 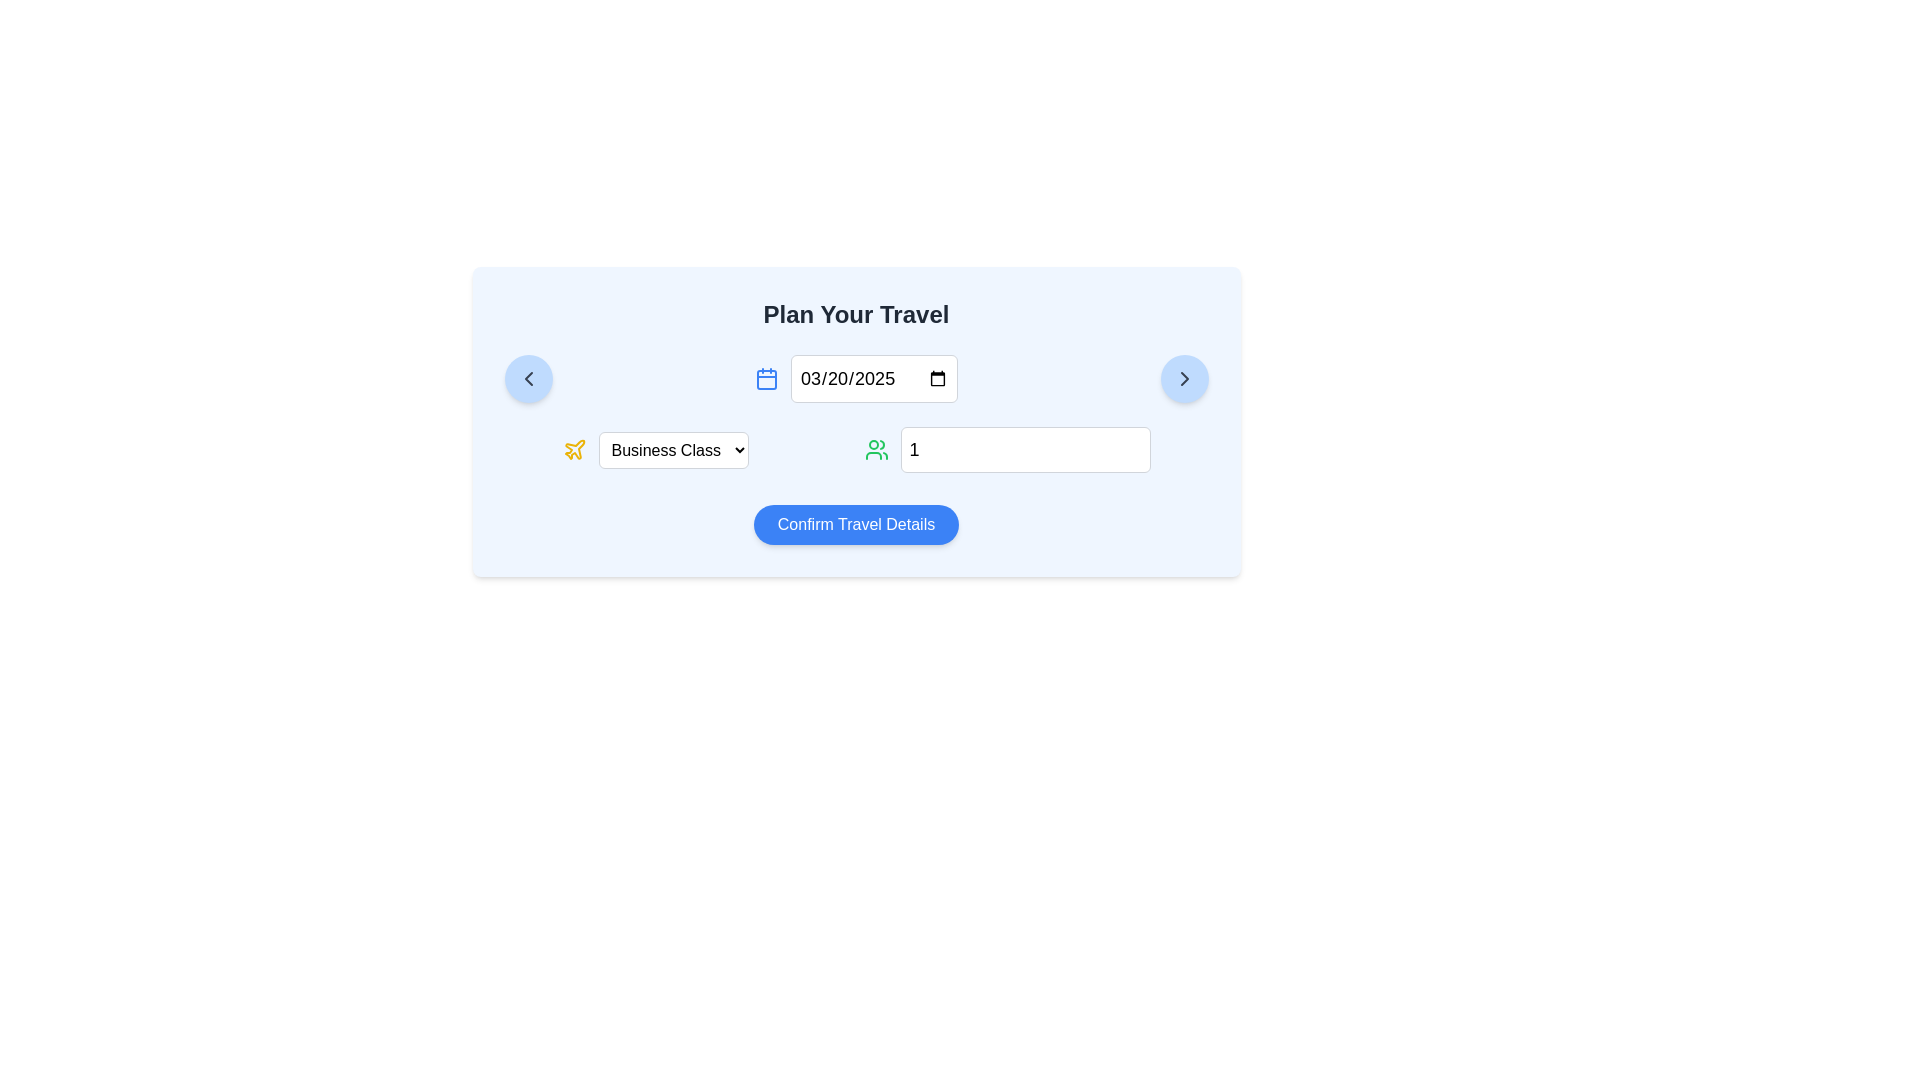 I want to click on the confirm button used to proceed with travel planning, so click(x=856, y=523).